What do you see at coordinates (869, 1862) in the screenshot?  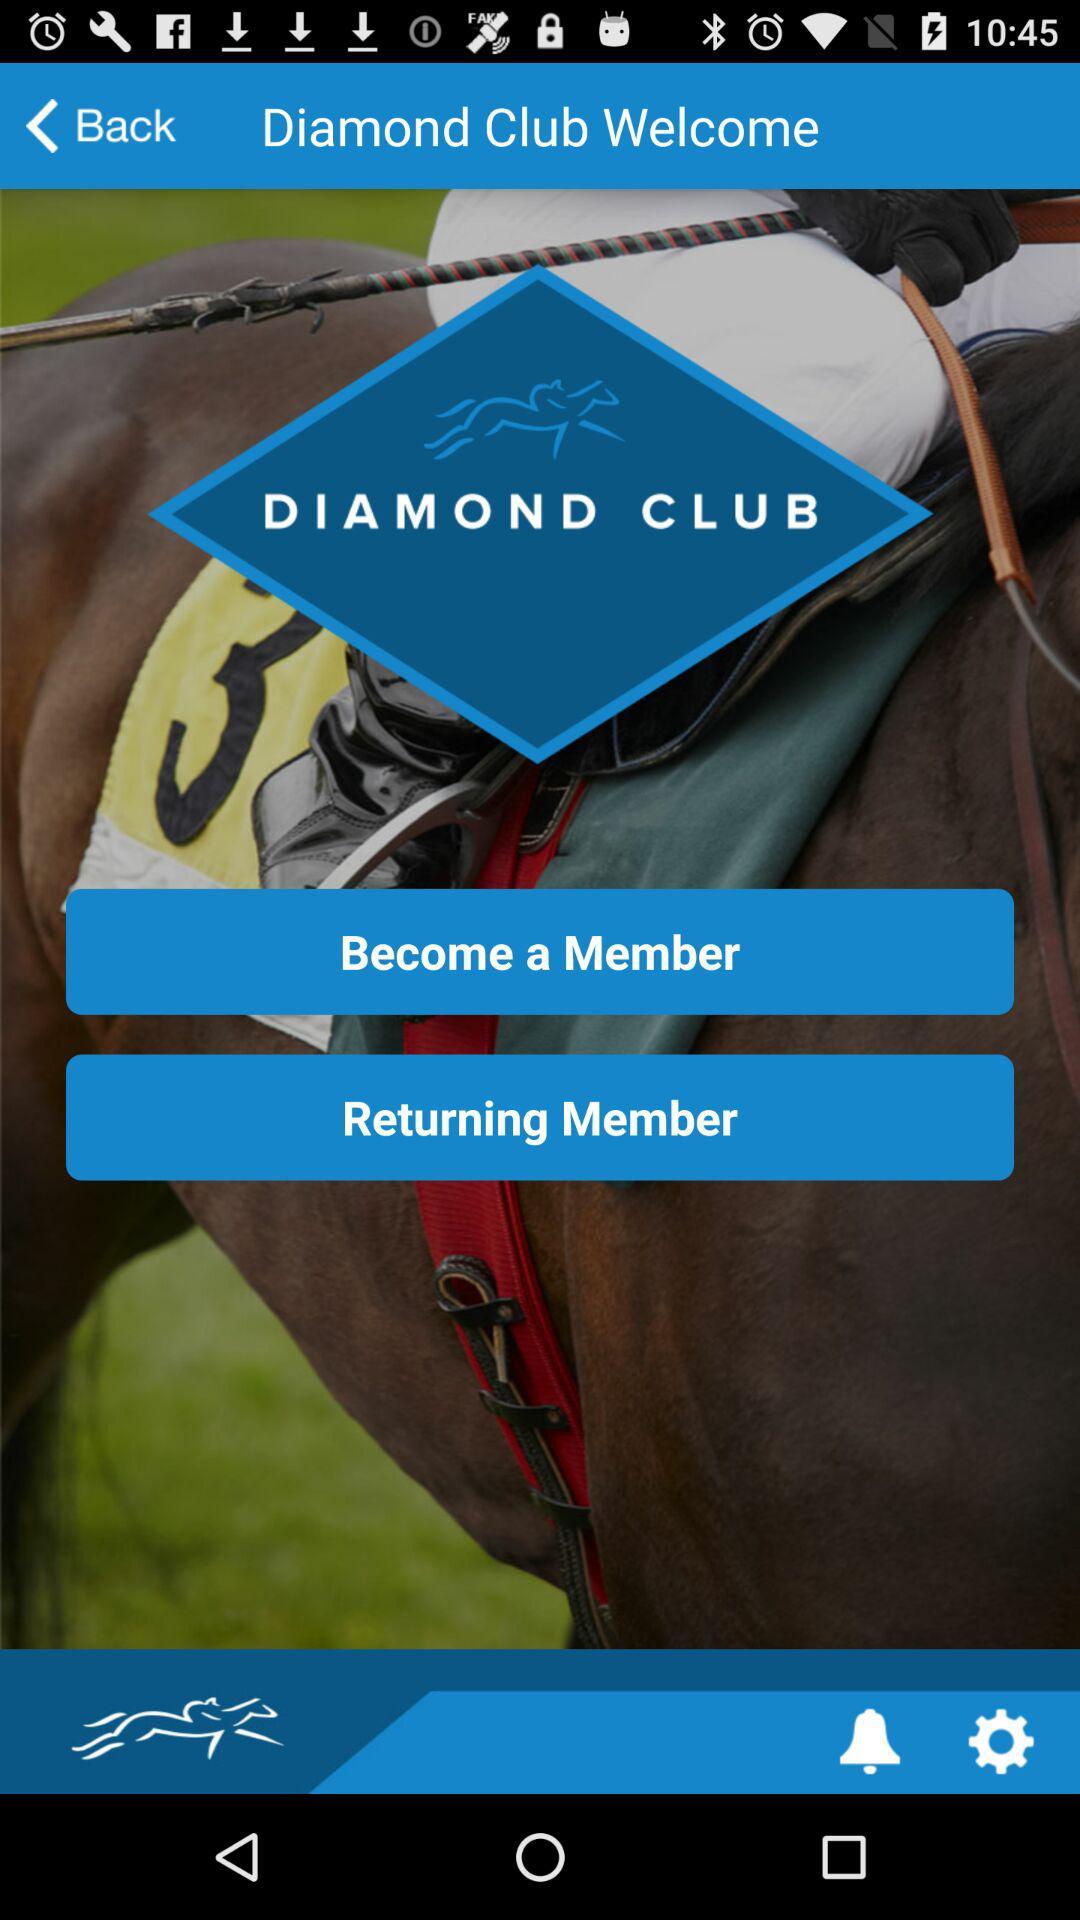 I see `the notifications icon` at bounding box center [869, 1862].